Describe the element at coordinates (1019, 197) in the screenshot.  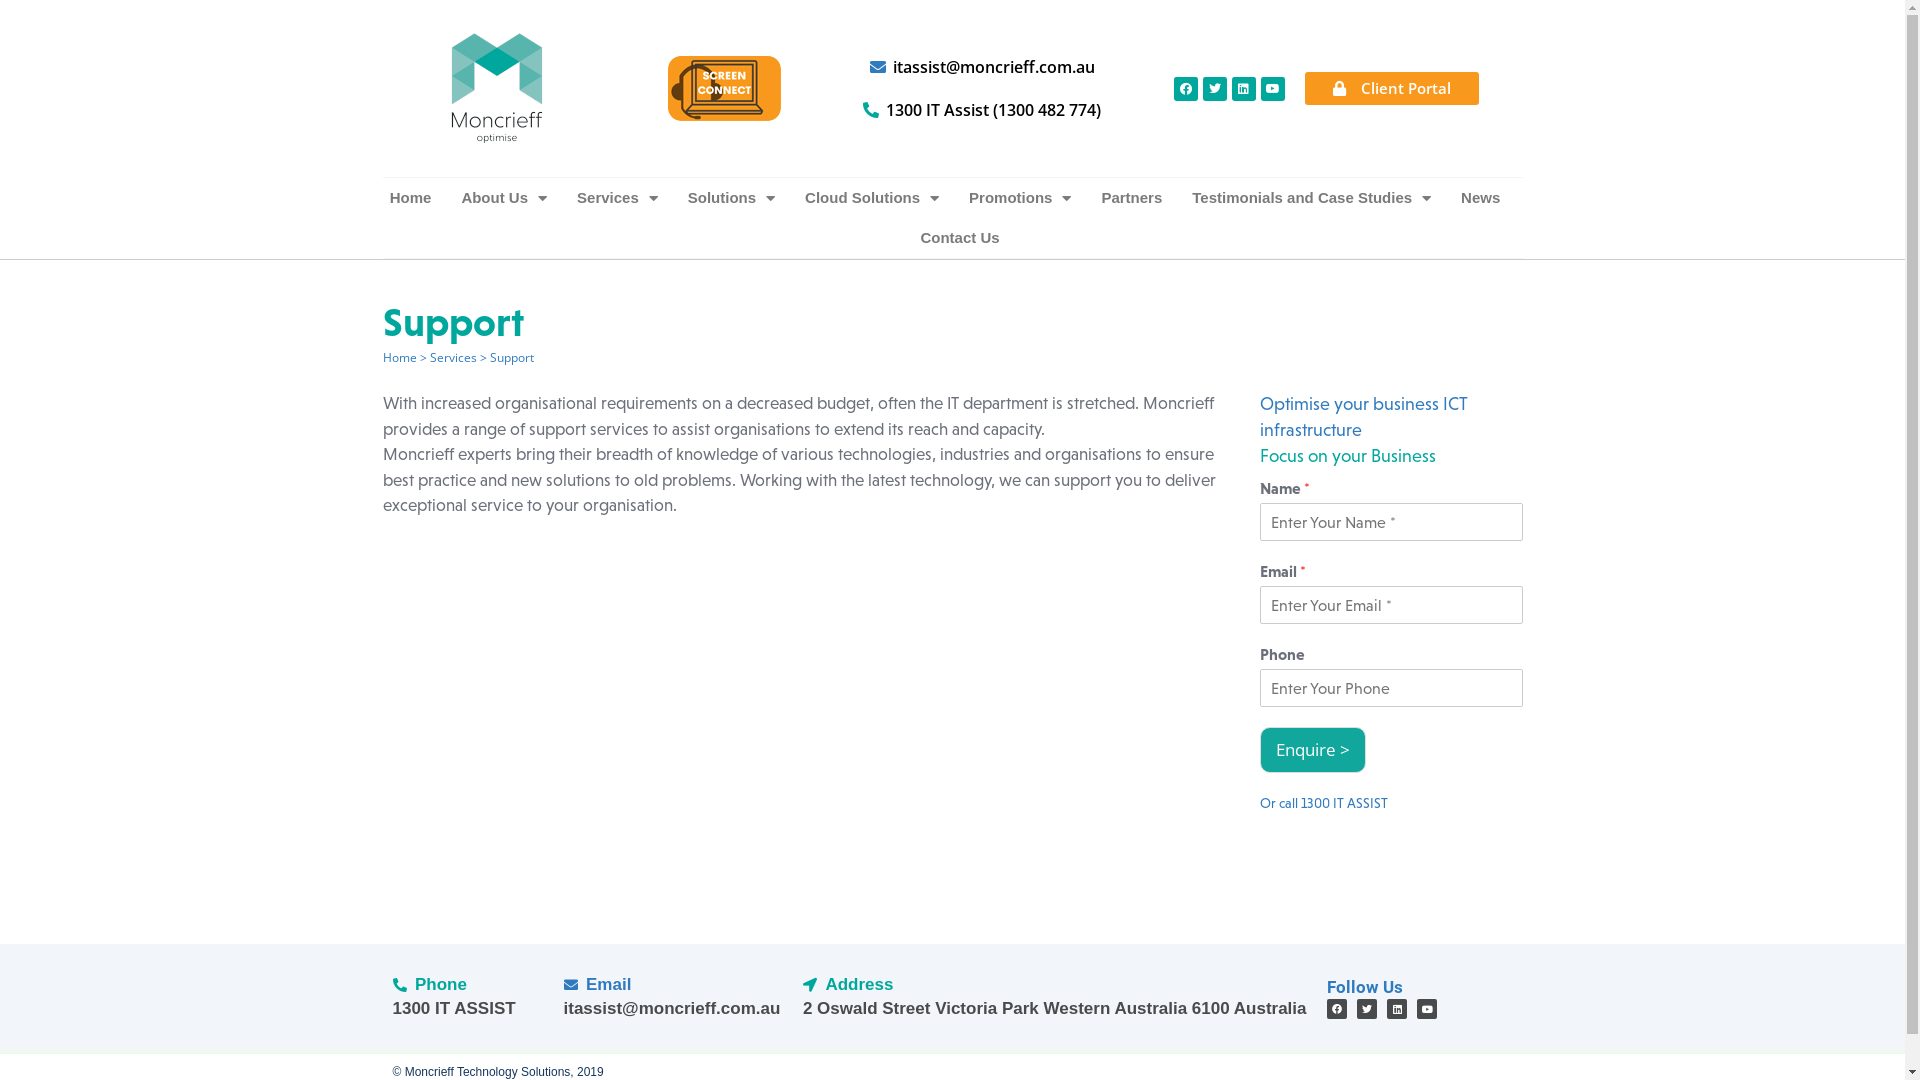
I see `'Promotions'` at that location.